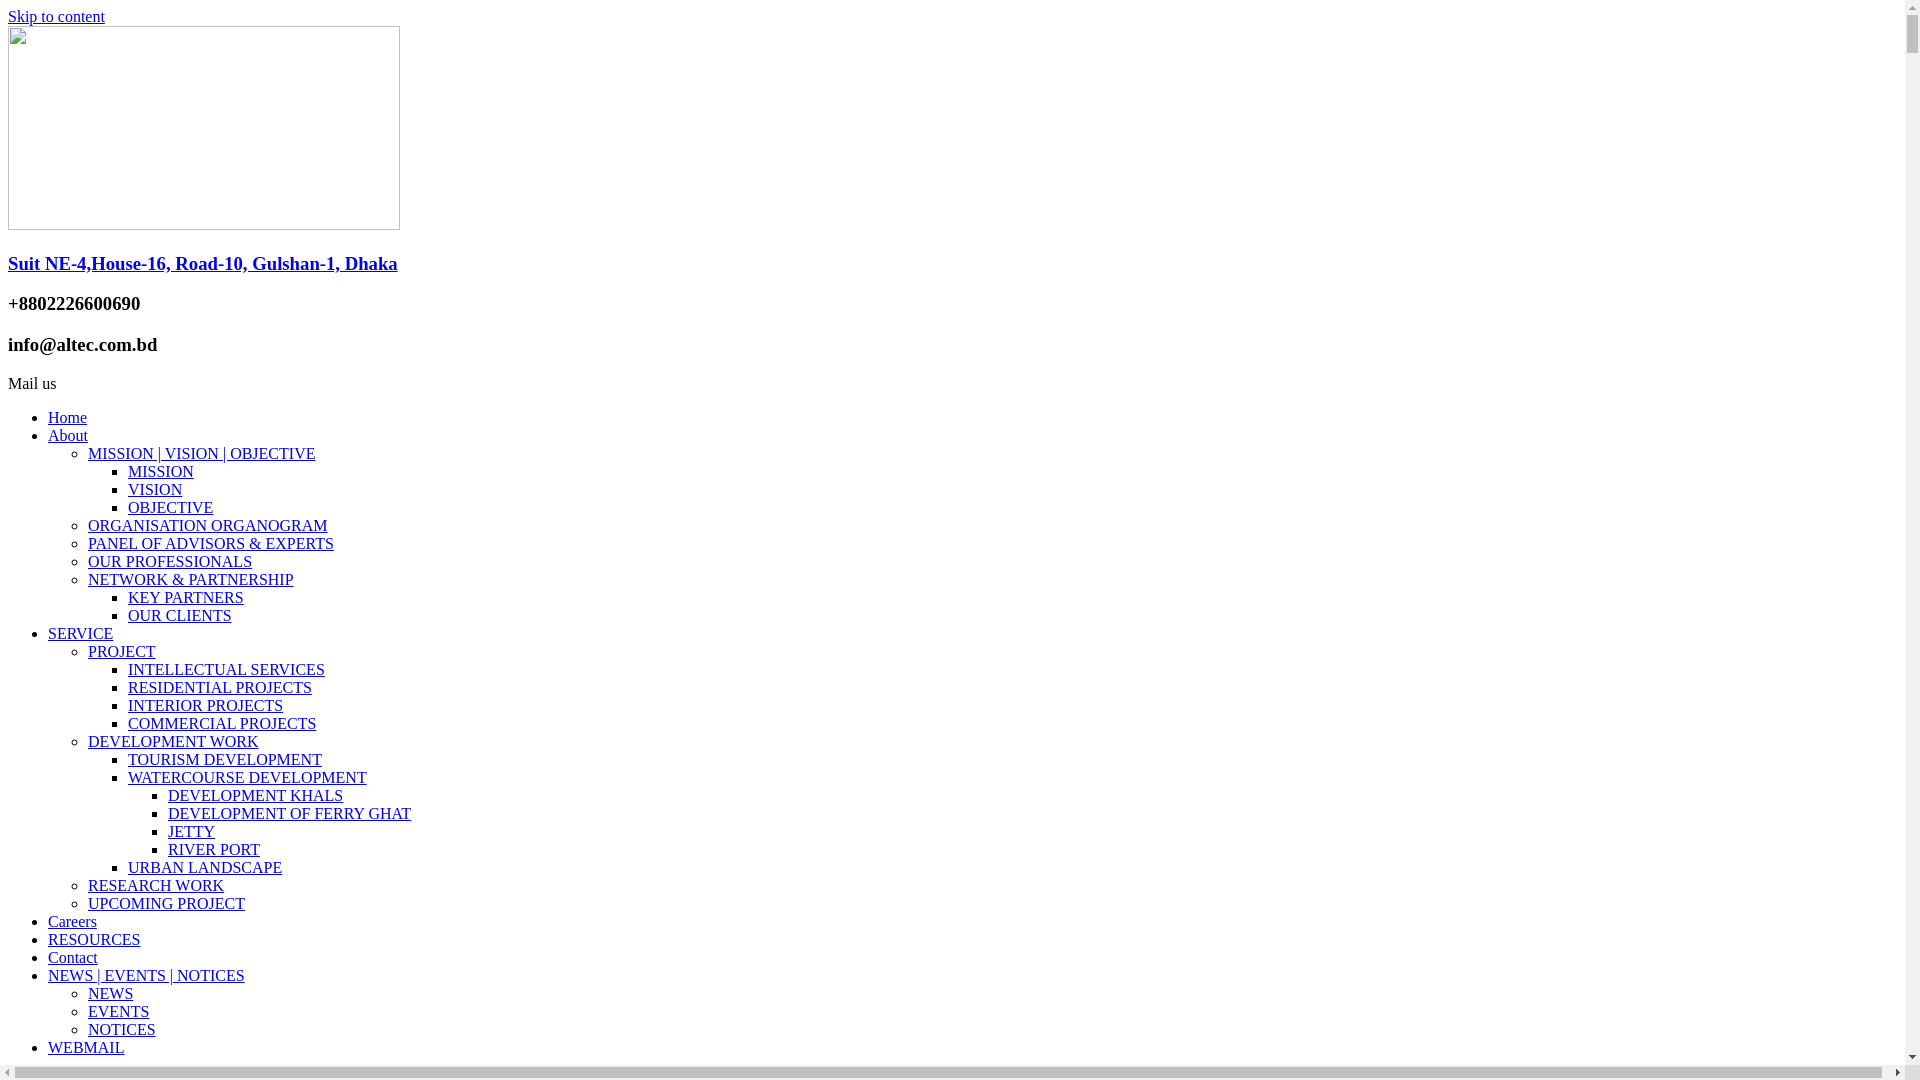  What do you see at coordinates (246, 776) in the screenshot?
I see `'WATERCOURSE DEVELOPMENT'` at bounding box center [246, 776].